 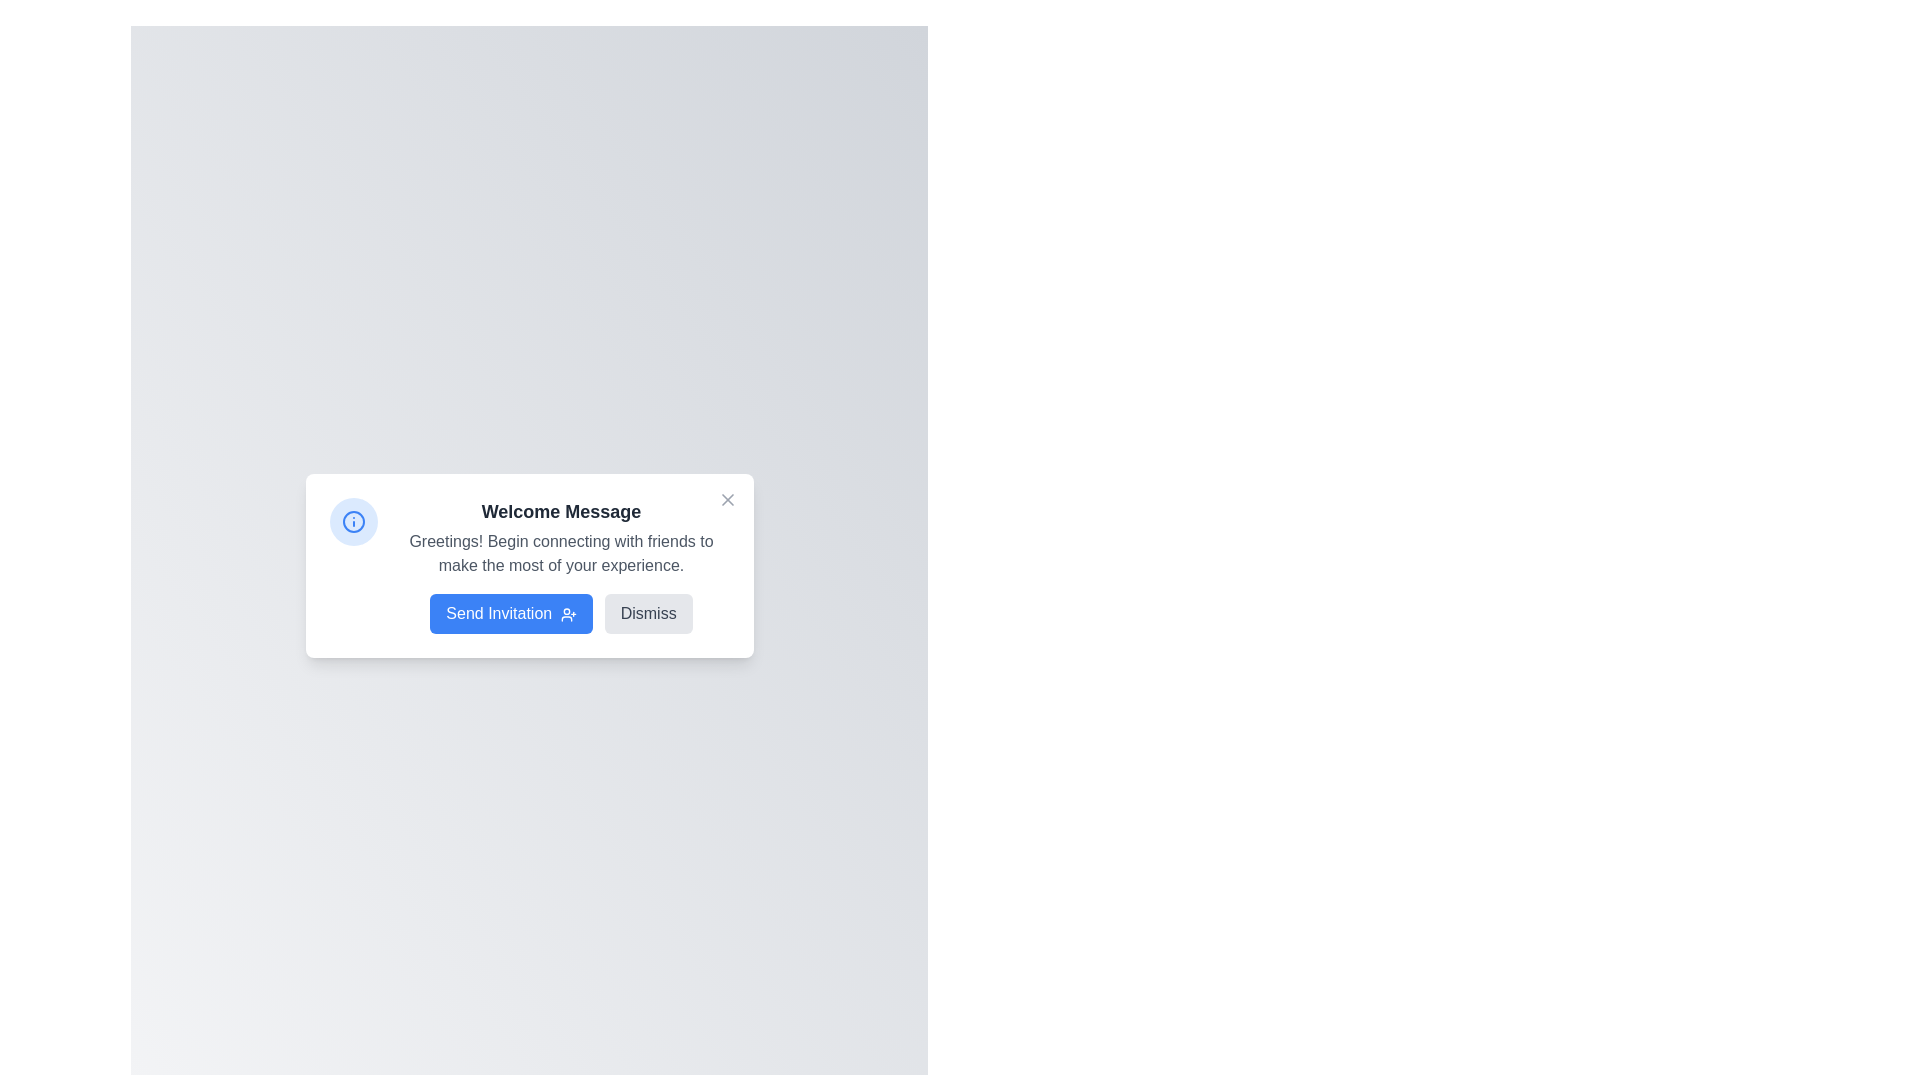 What do you see at coordinates (511, 612) in the screenshot?
I see `the blue rectangular button labeled 'Send Invitation'` at bounding box center [511, 612].